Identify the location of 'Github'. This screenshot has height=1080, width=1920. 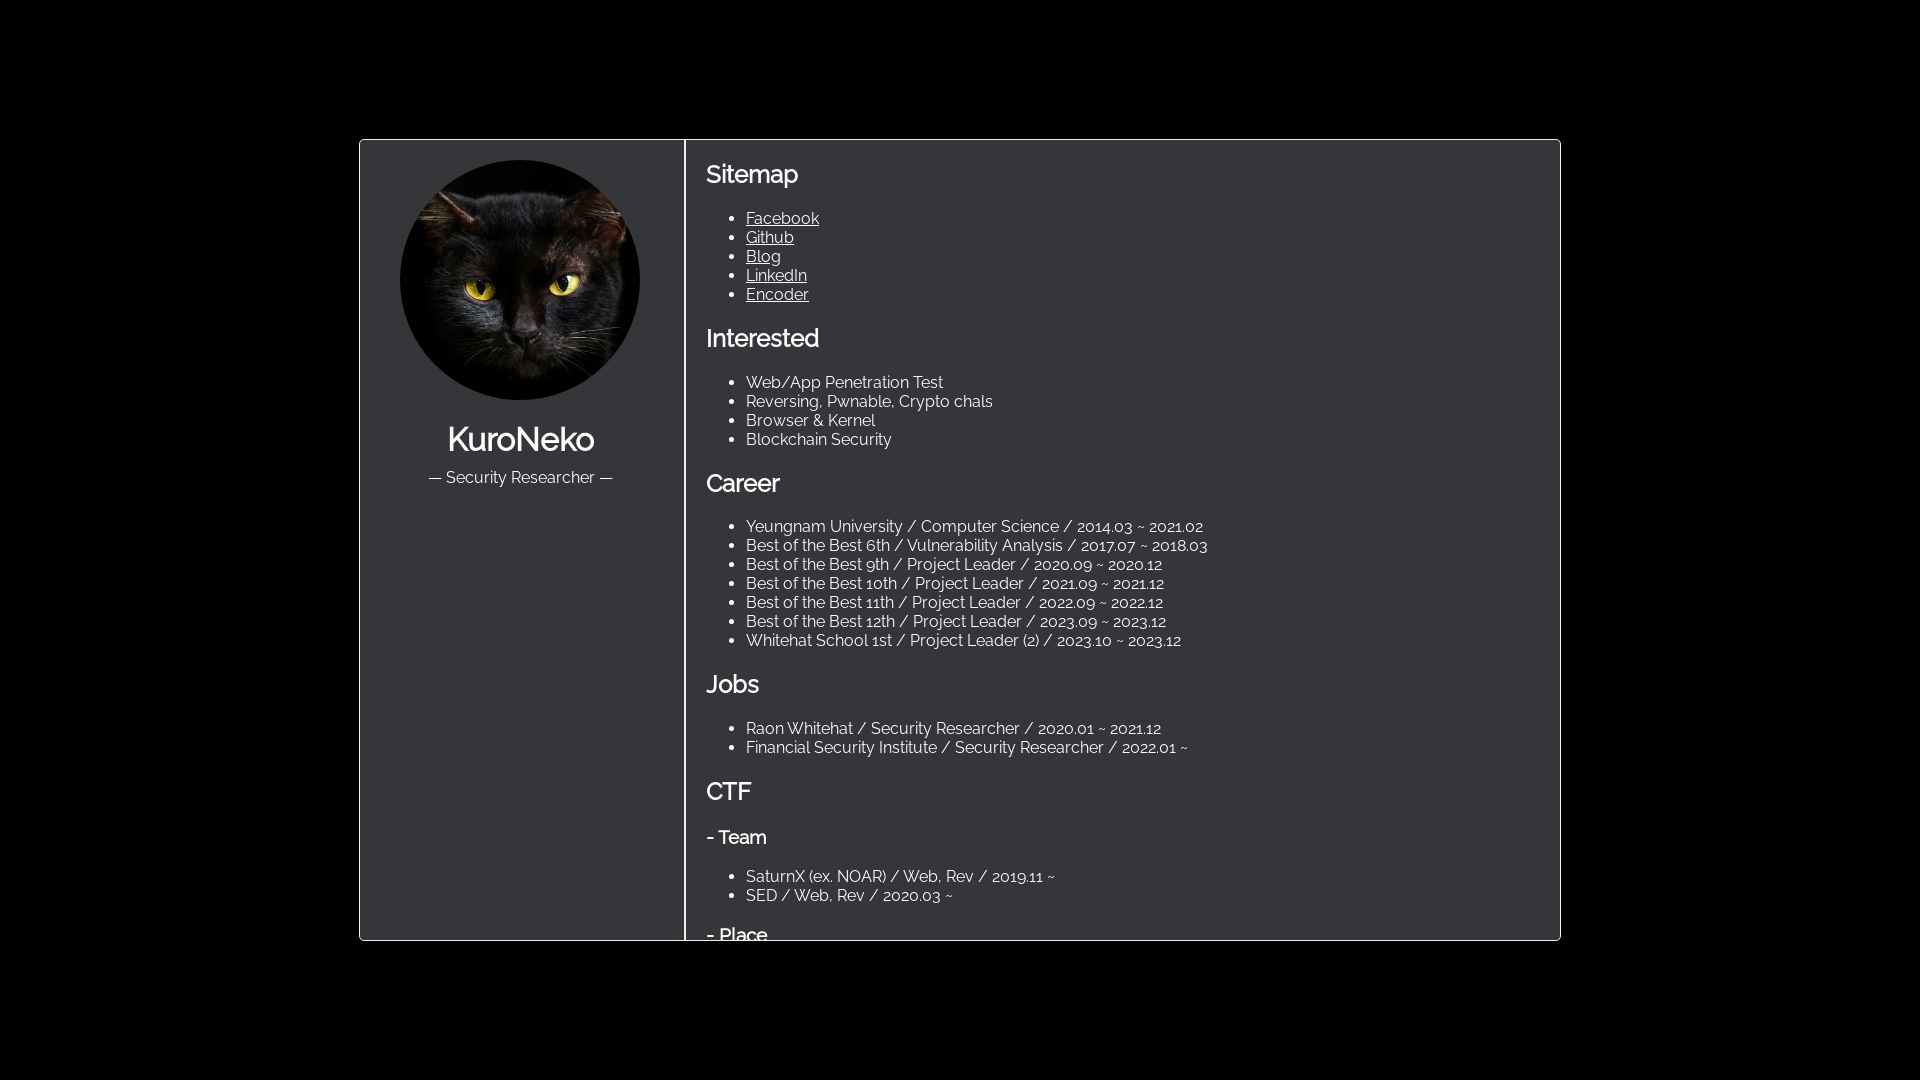
(768, 236).